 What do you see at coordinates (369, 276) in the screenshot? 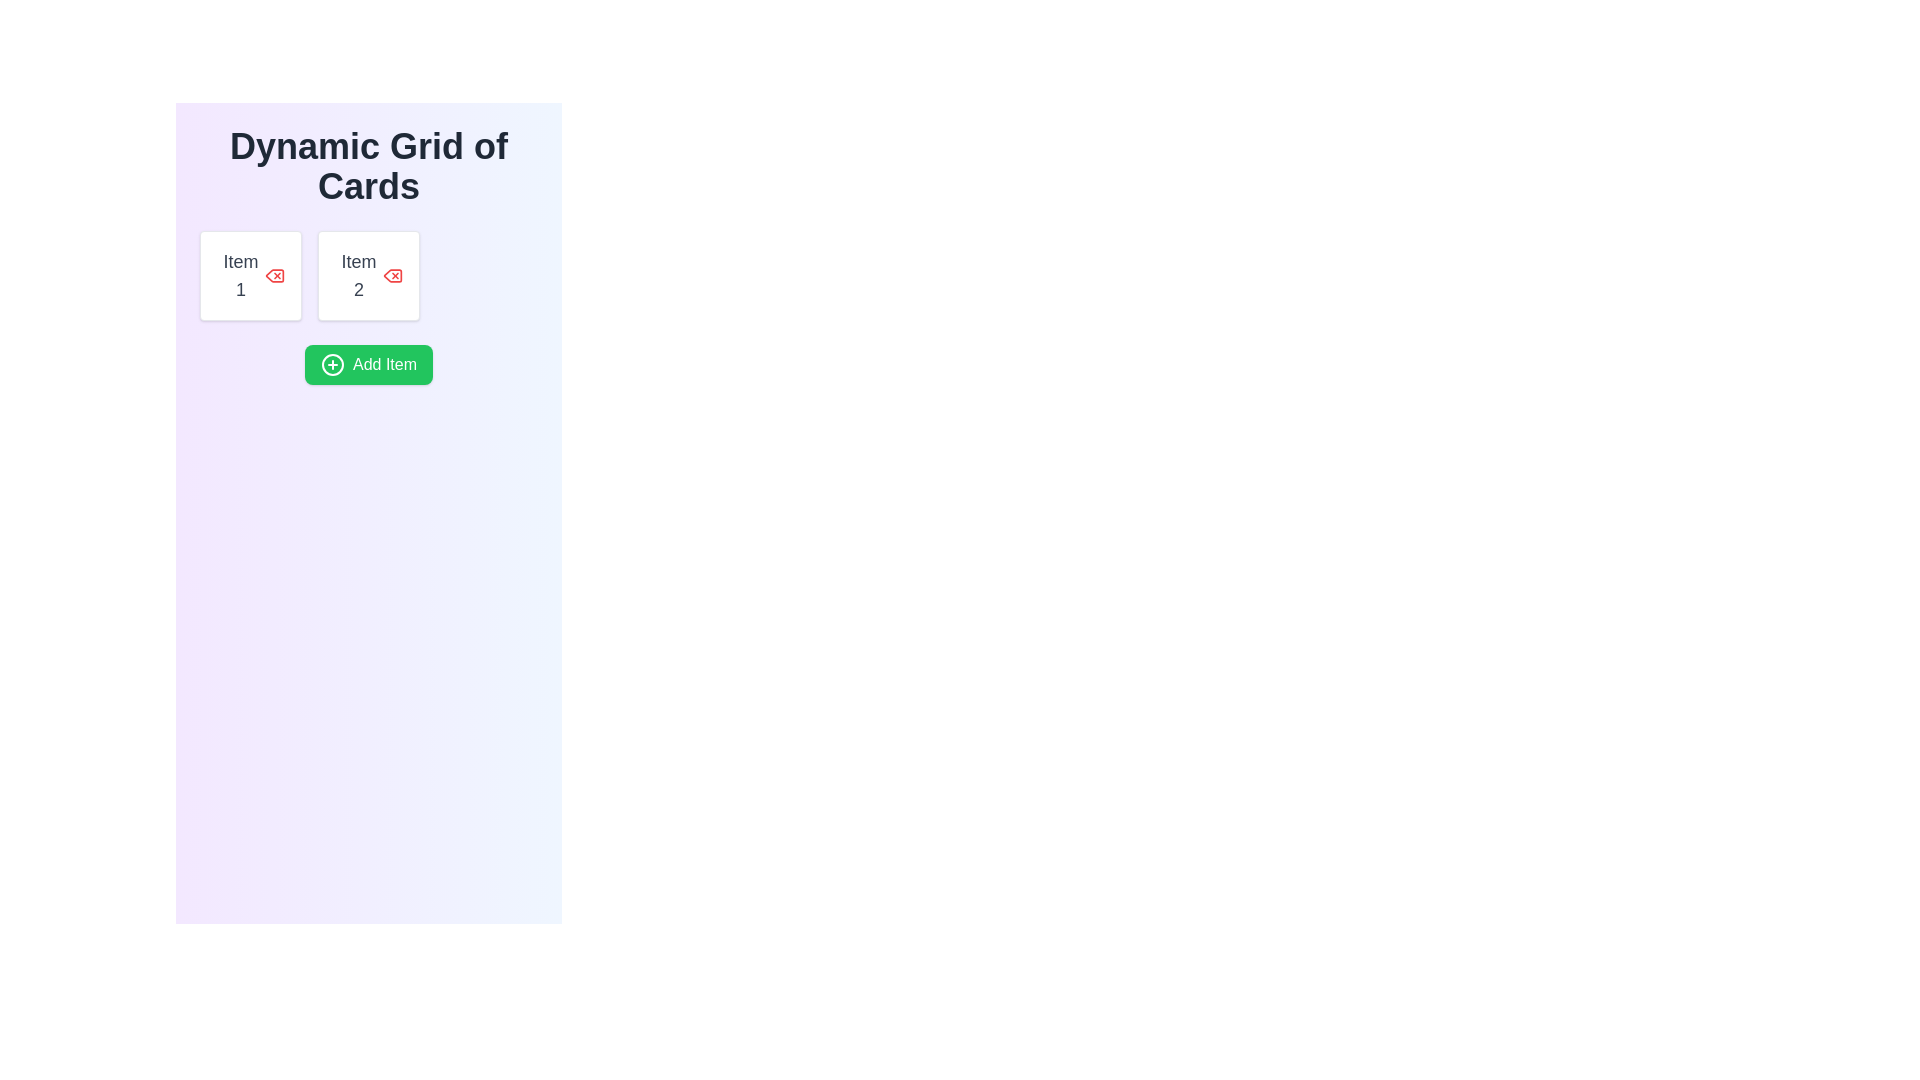
I see `the Card component displaying 'Item 2', which is the second card in the grid layout` at bounding box center [369, 276].